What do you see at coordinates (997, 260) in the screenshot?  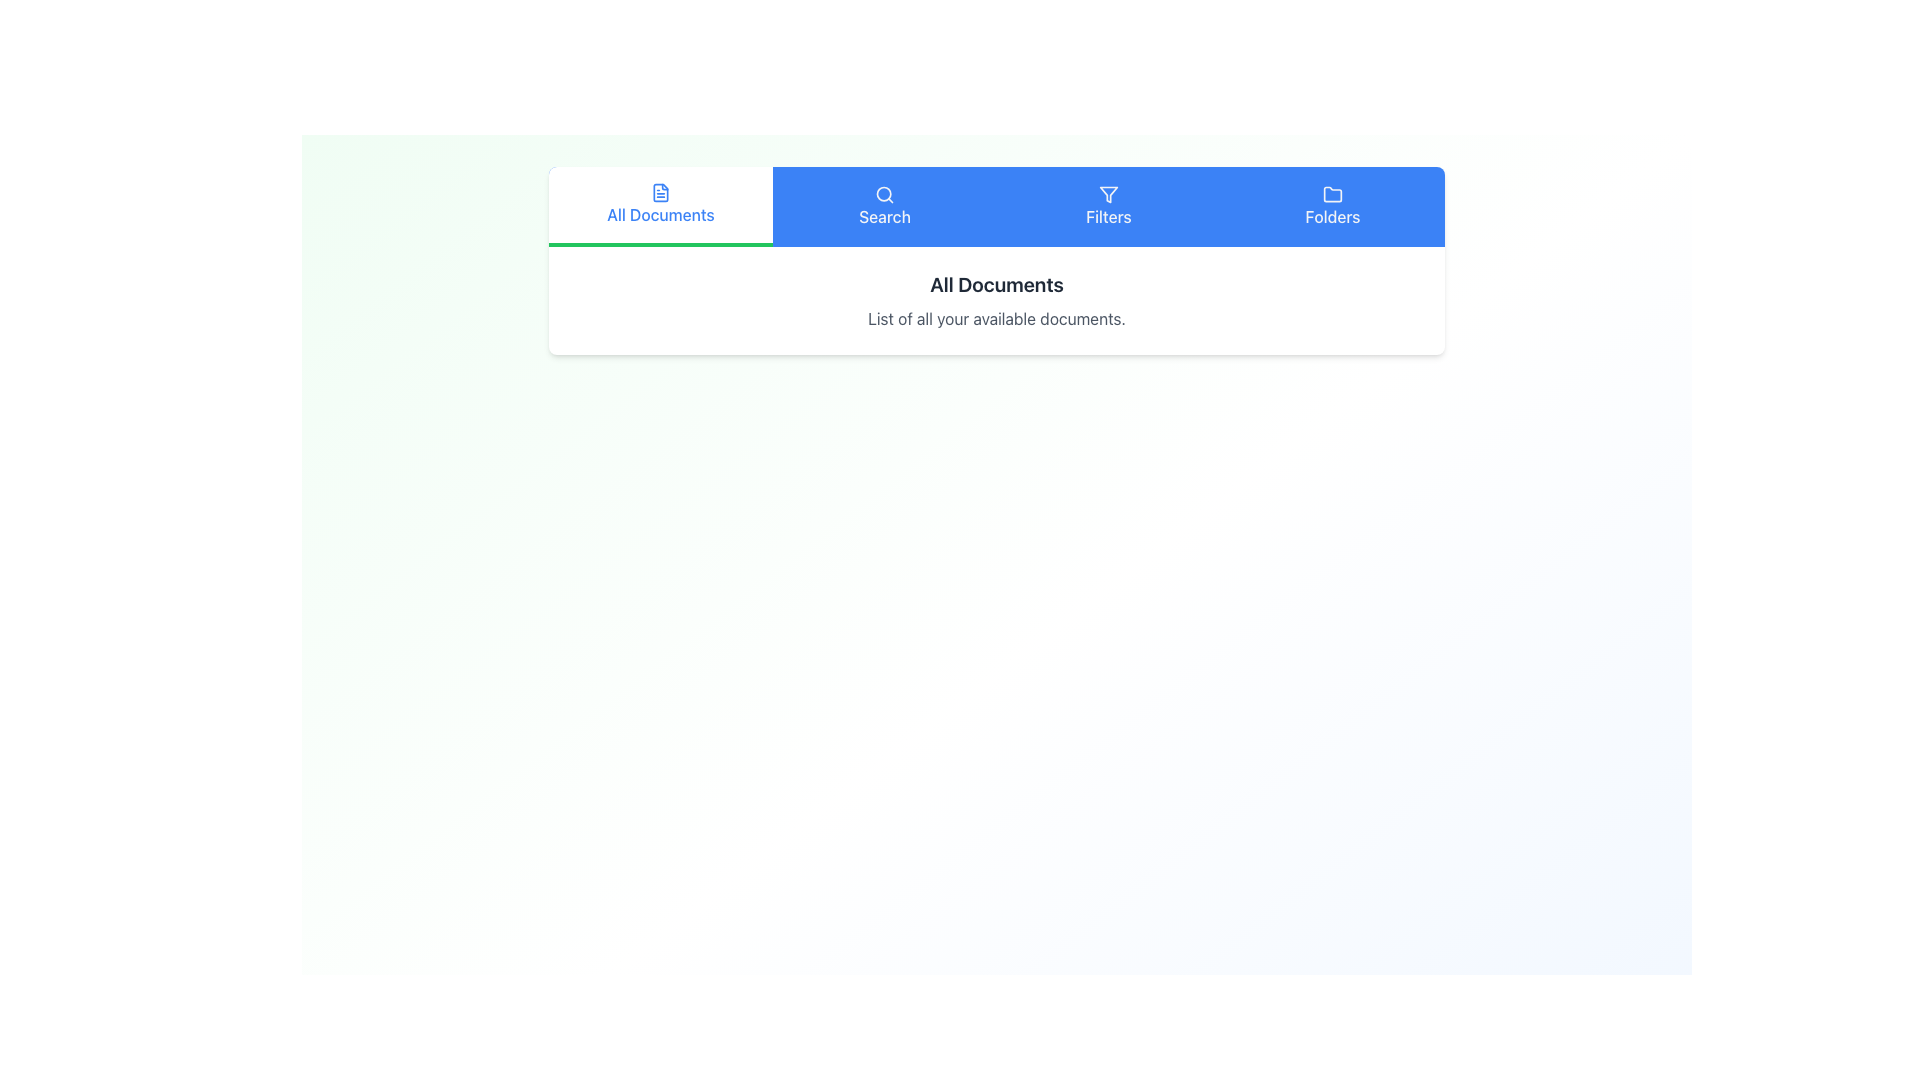 I see `informational section header titled 'All Documents' which is prominently displayed in a rectangular box beneath the blue navigation bar` at bounding box center [997, 260].